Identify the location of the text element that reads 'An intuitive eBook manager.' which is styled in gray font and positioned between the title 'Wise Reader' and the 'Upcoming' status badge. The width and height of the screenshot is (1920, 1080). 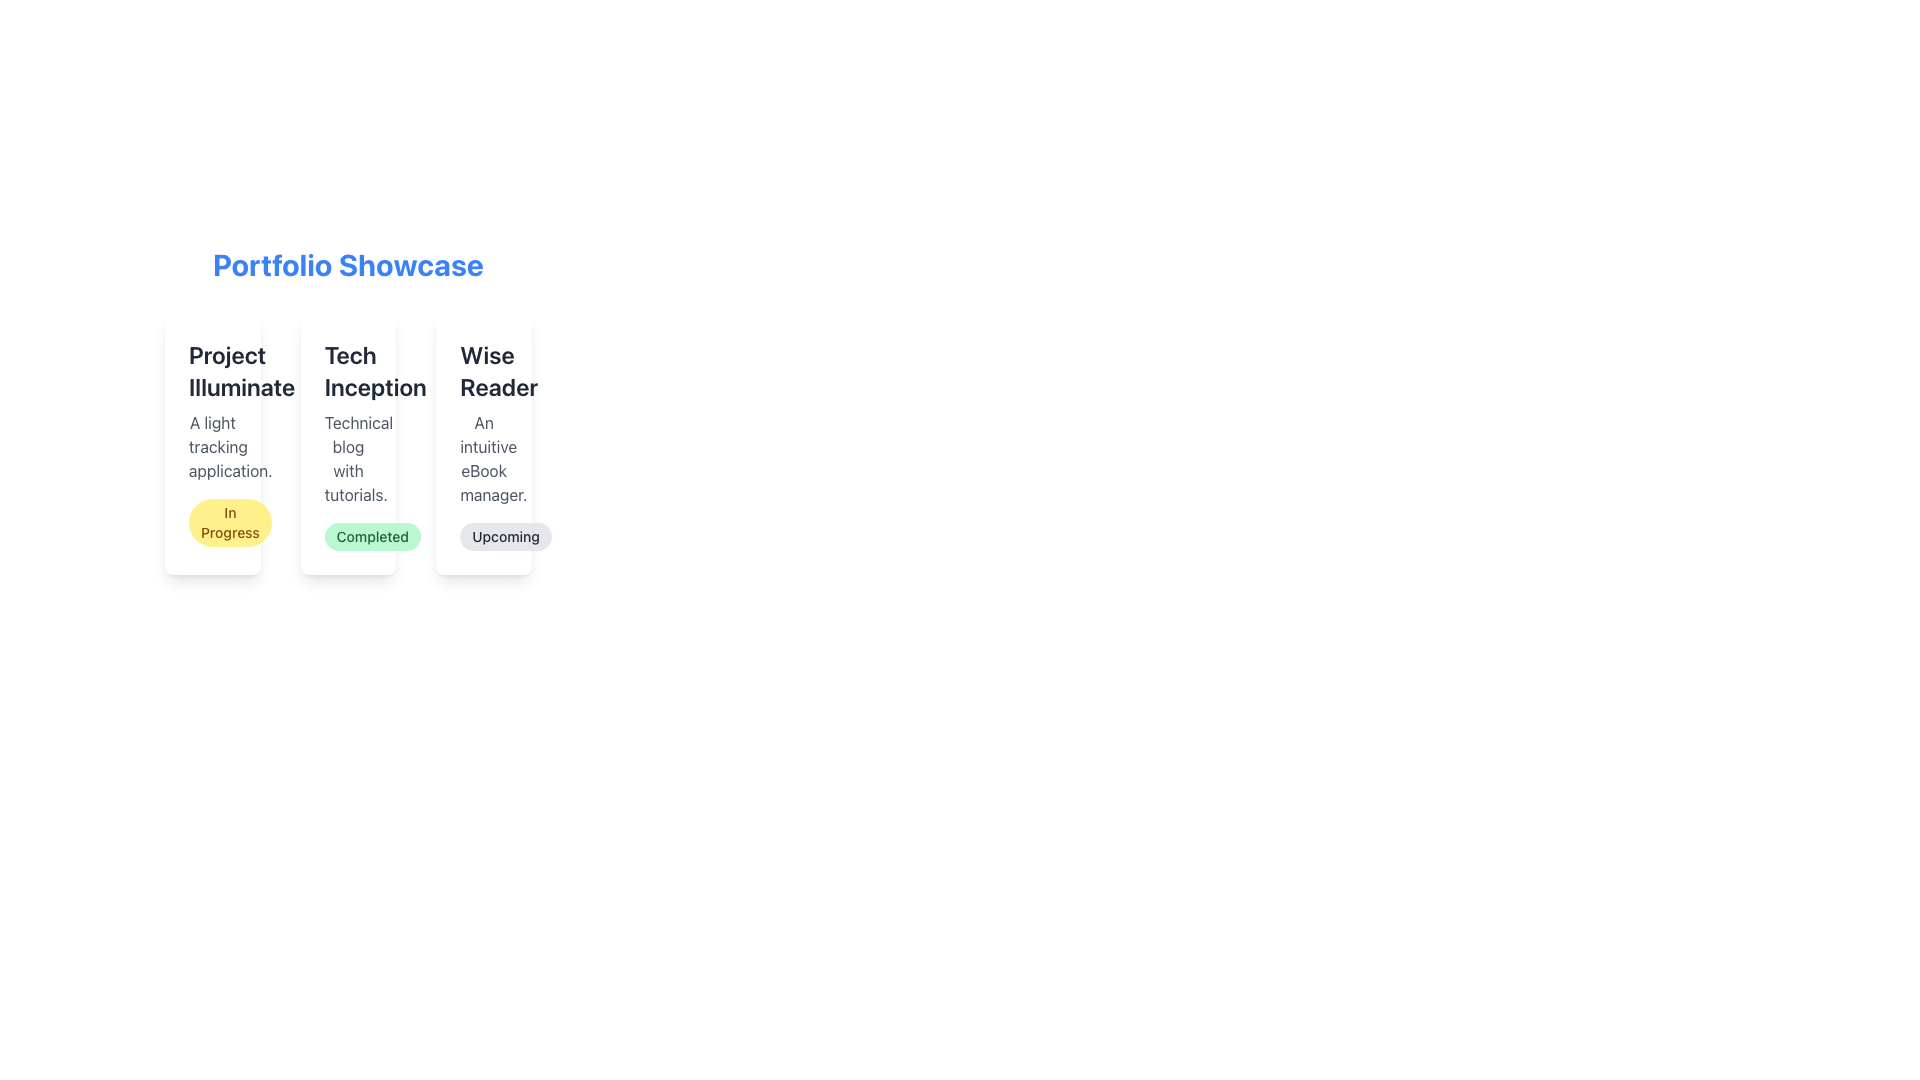
(484, 459).